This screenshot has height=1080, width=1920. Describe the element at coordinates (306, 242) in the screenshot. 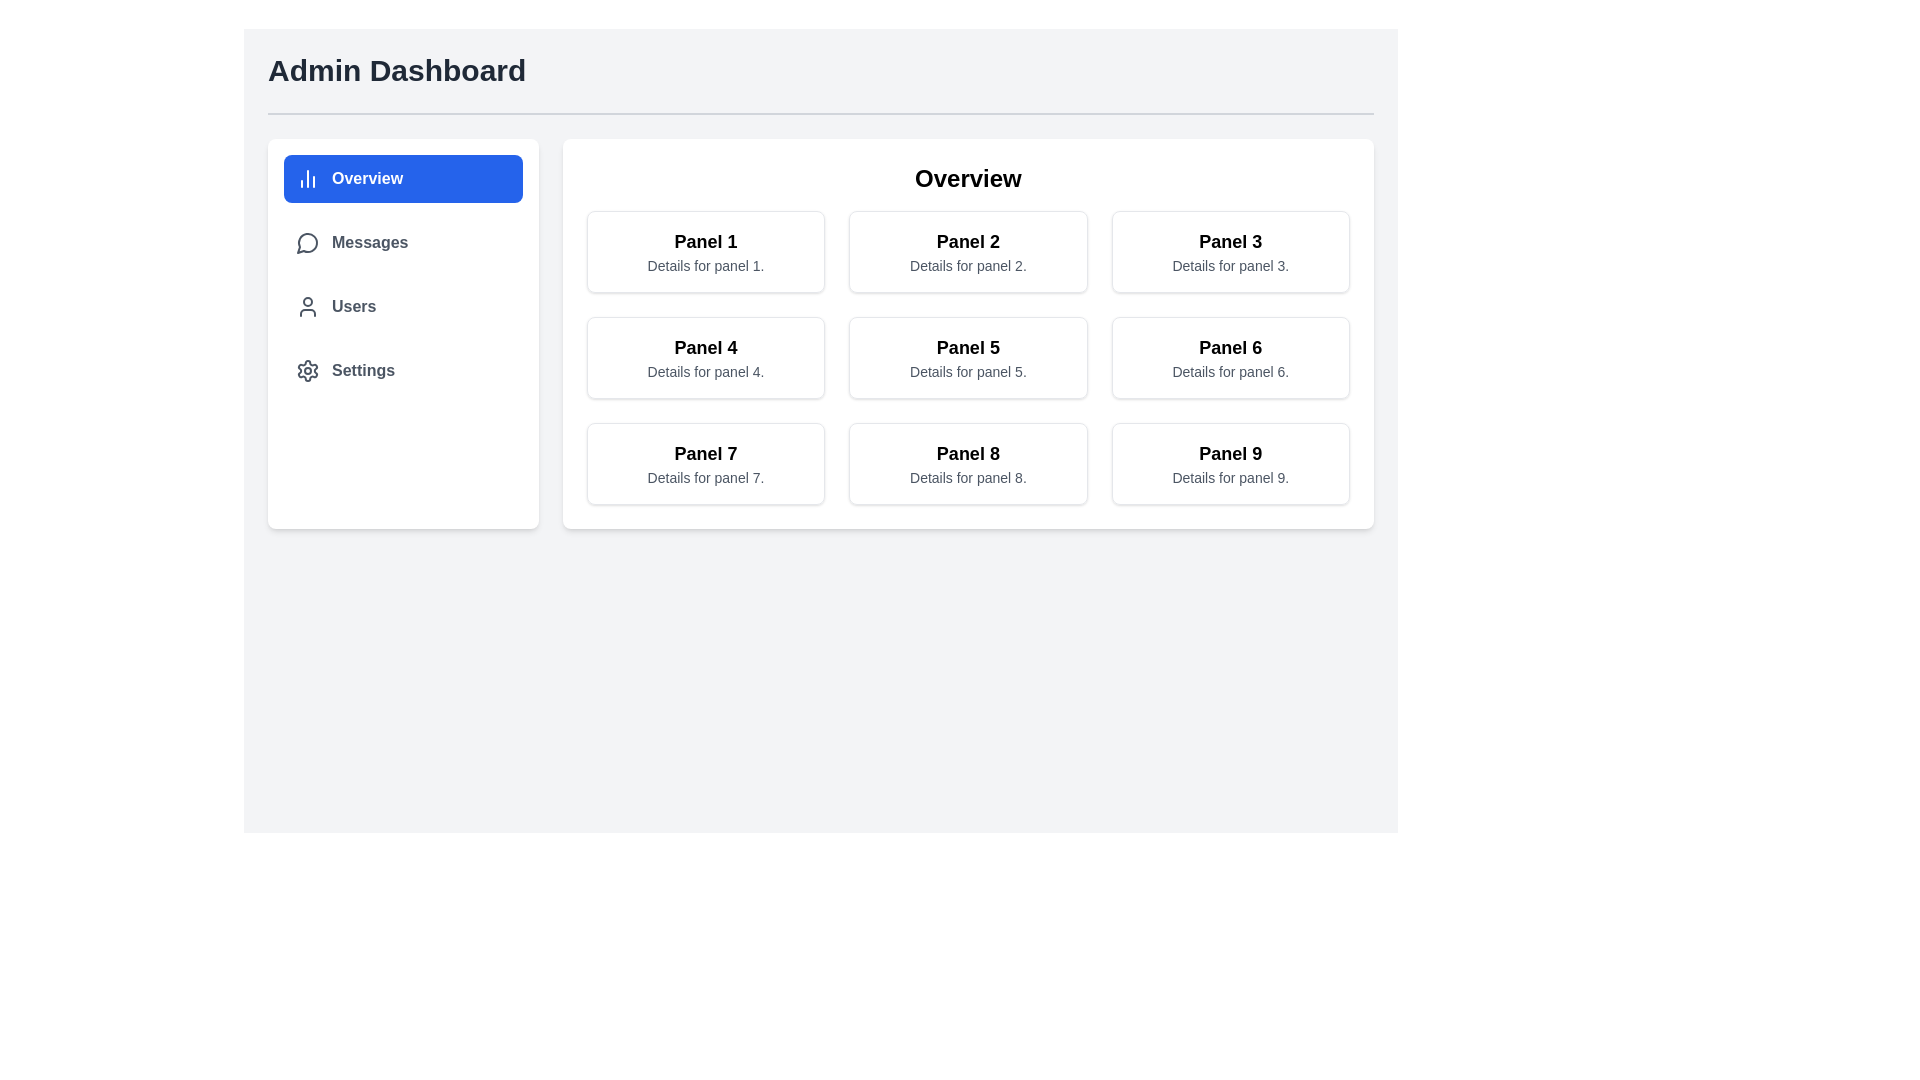

I see `the 'Messages' icon in the sidebar menu` at that location.